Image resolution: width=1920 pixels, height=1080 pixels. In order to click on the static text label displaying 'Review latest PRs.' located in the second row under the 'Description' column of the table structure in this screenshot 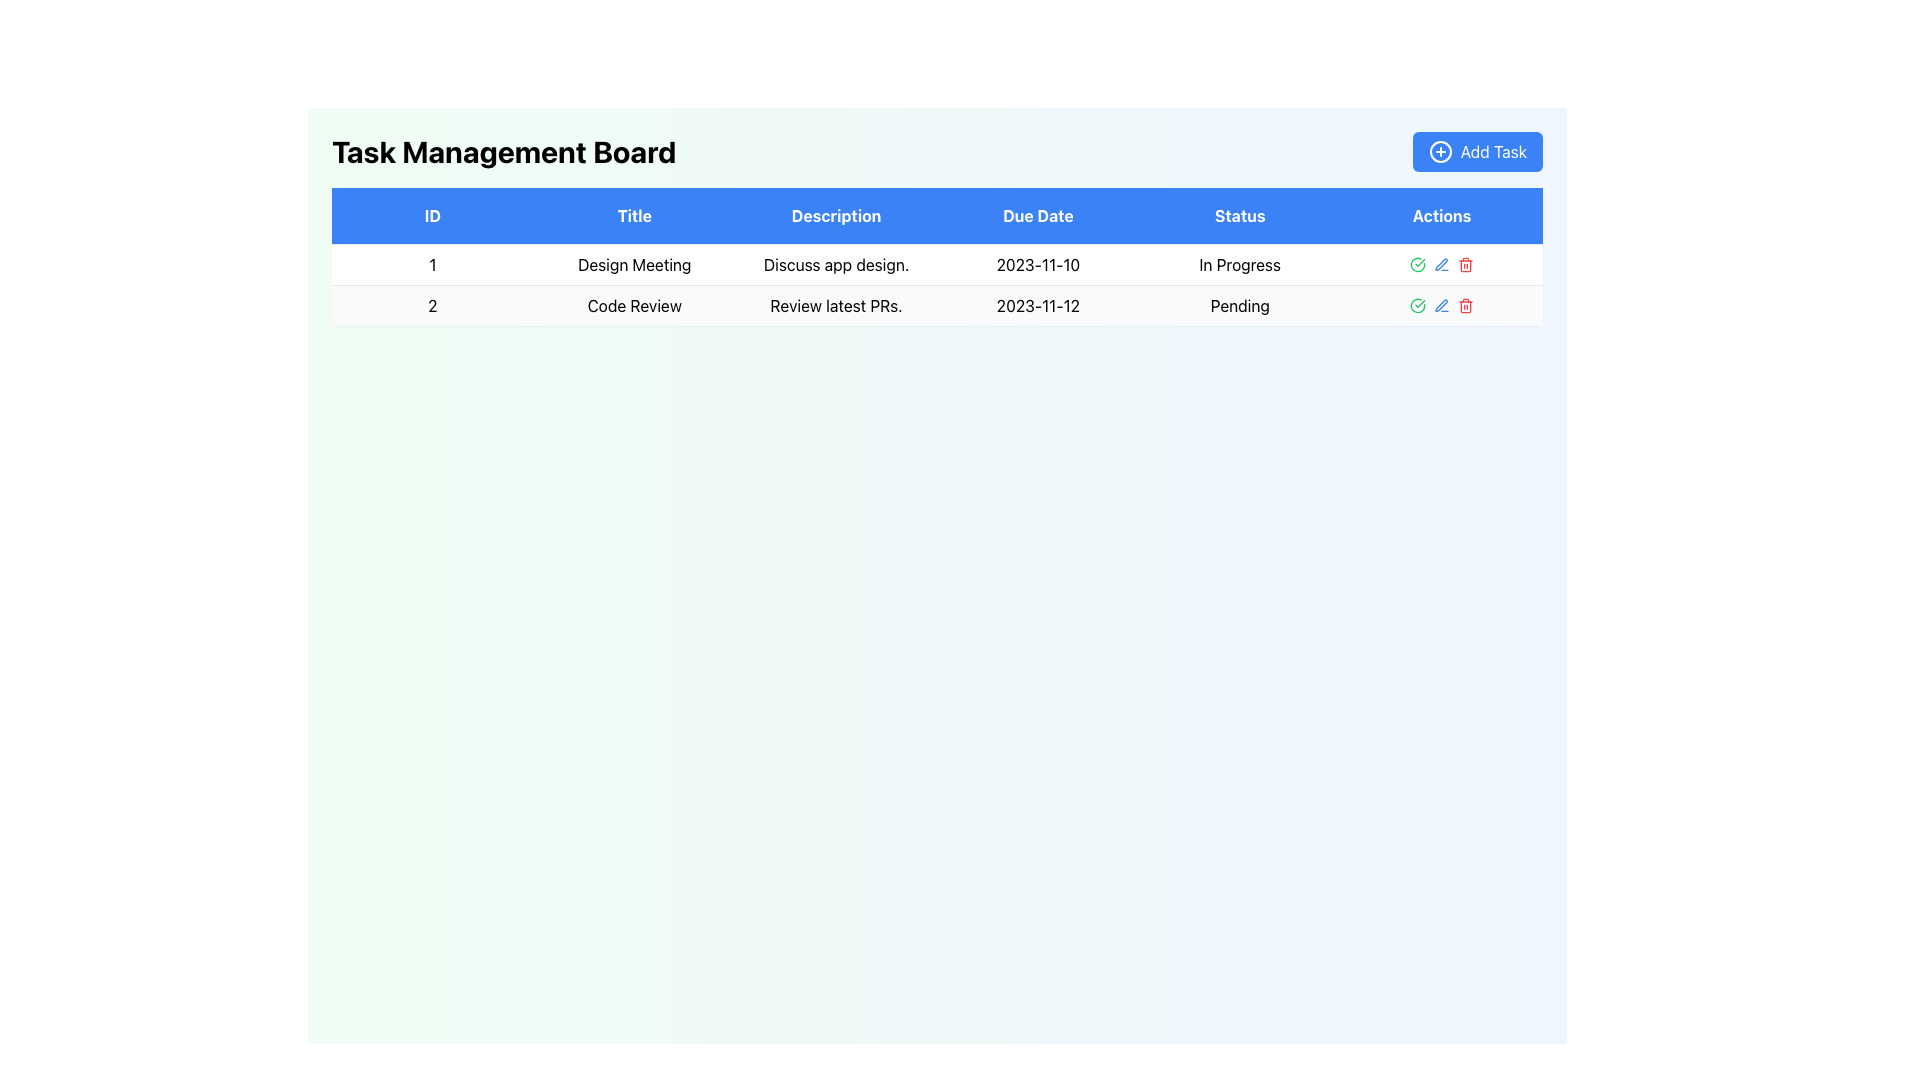, I will do `click(836, 305)`.